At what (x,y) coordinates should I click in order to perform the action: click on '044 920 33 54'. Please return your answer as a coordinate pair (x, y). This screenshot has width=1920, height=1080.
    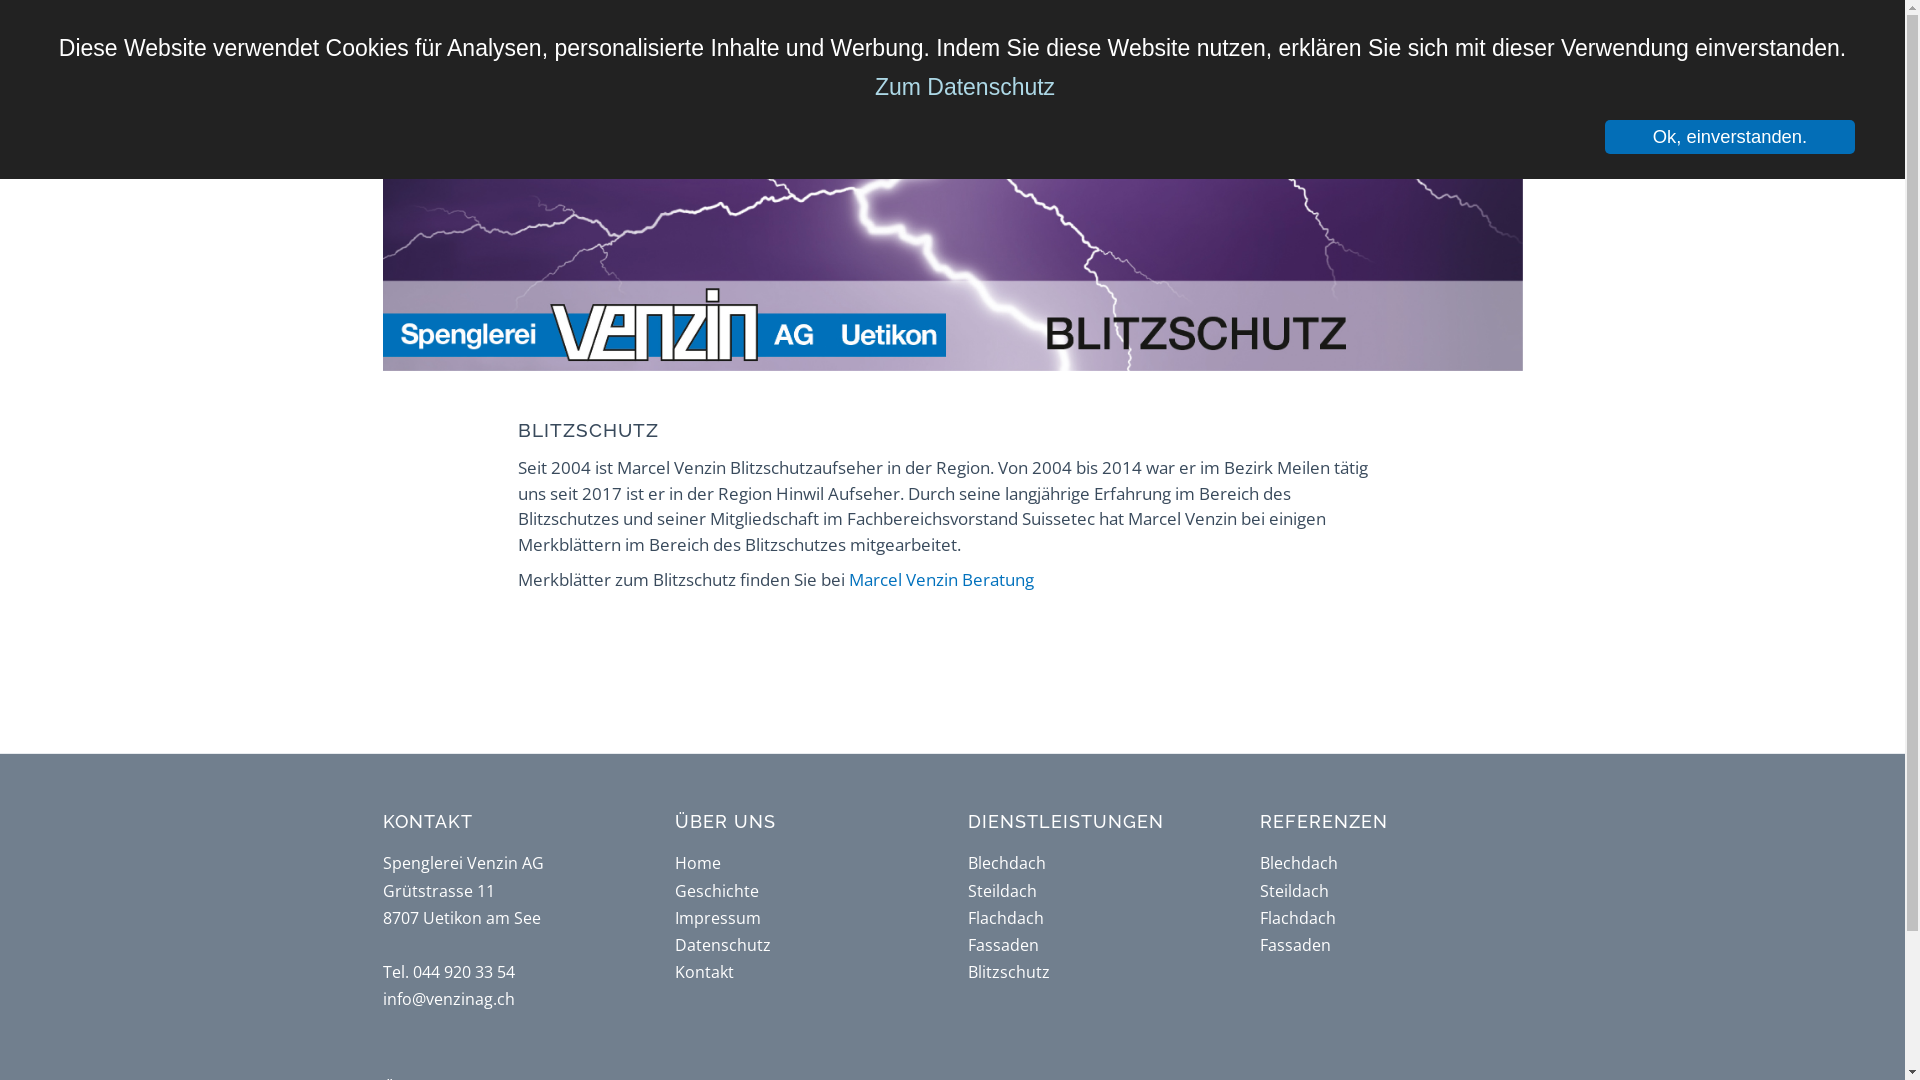
    Looking at the image, I should click on (411, 971).